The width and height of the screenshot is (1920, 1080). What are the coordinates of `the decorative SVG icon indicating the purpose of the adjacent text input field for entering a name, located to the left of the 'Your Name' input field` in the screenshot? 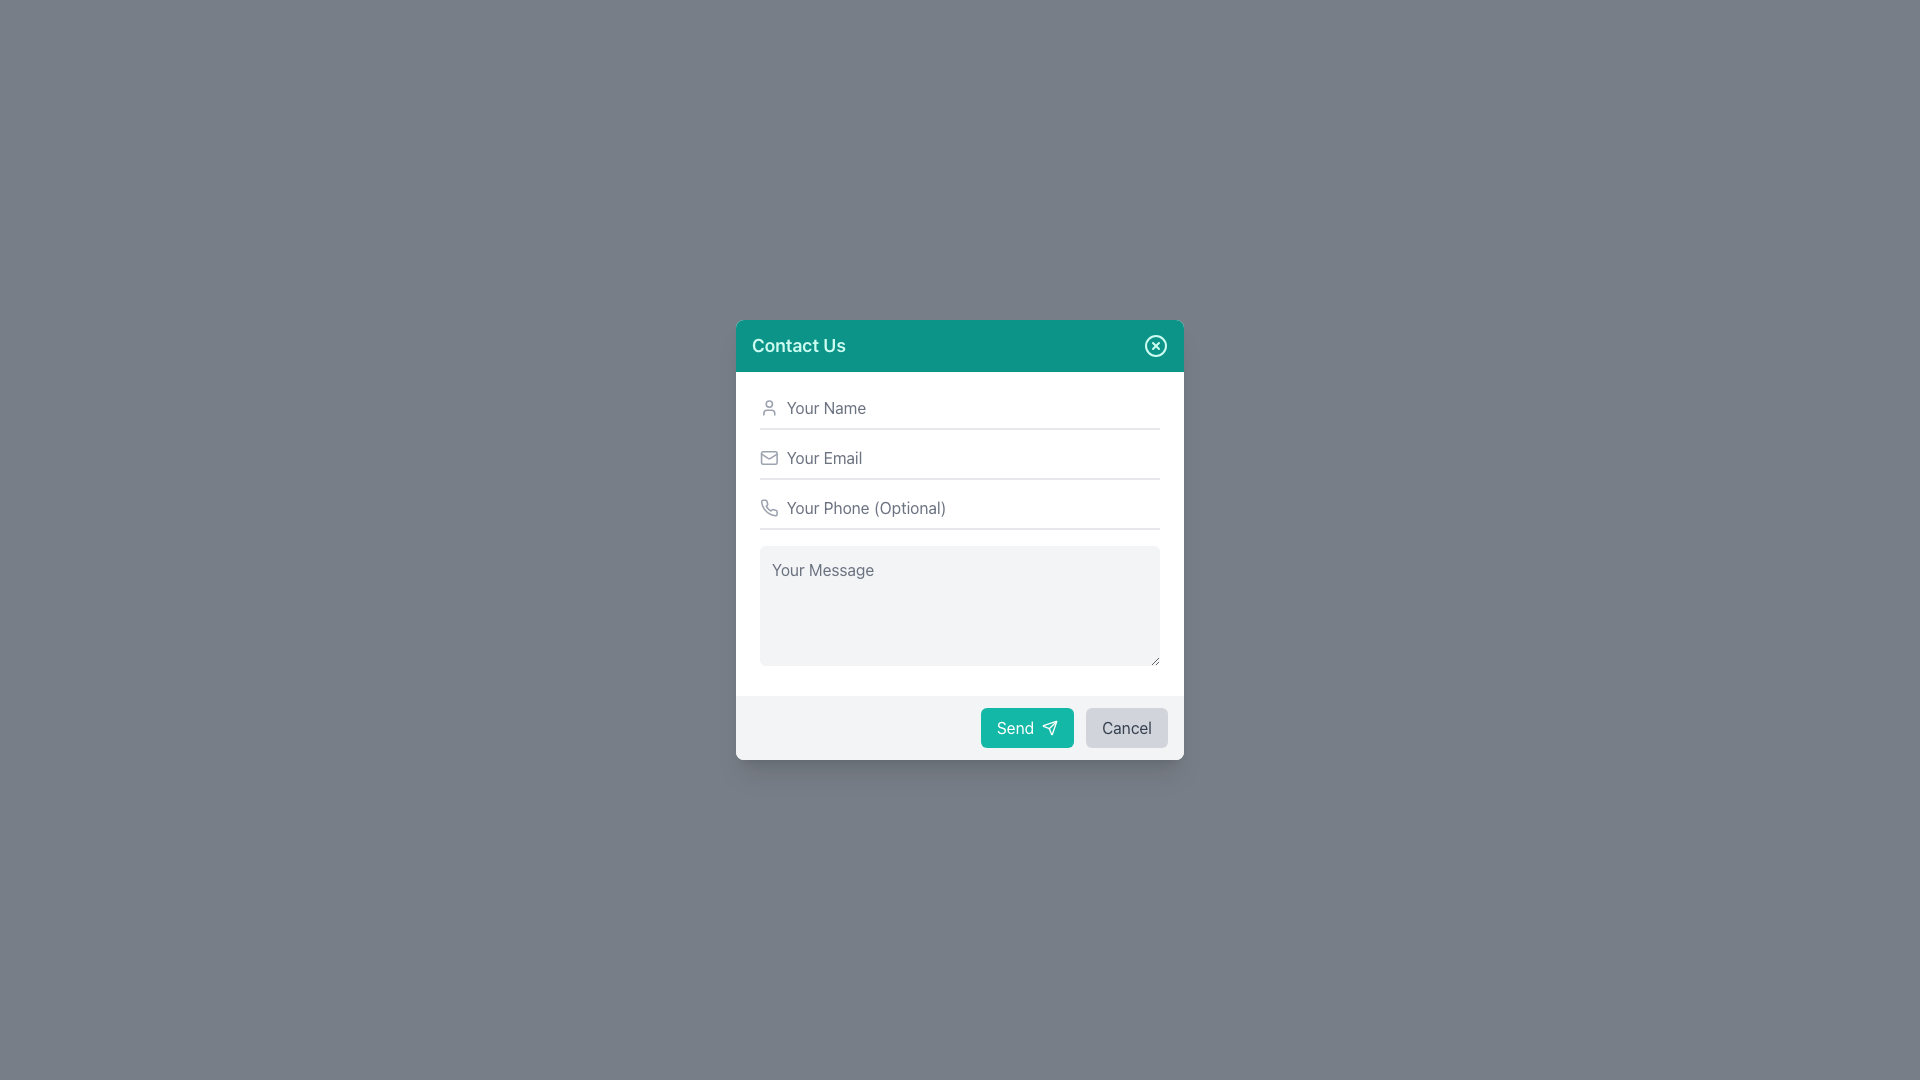 It's located at (768, 407).